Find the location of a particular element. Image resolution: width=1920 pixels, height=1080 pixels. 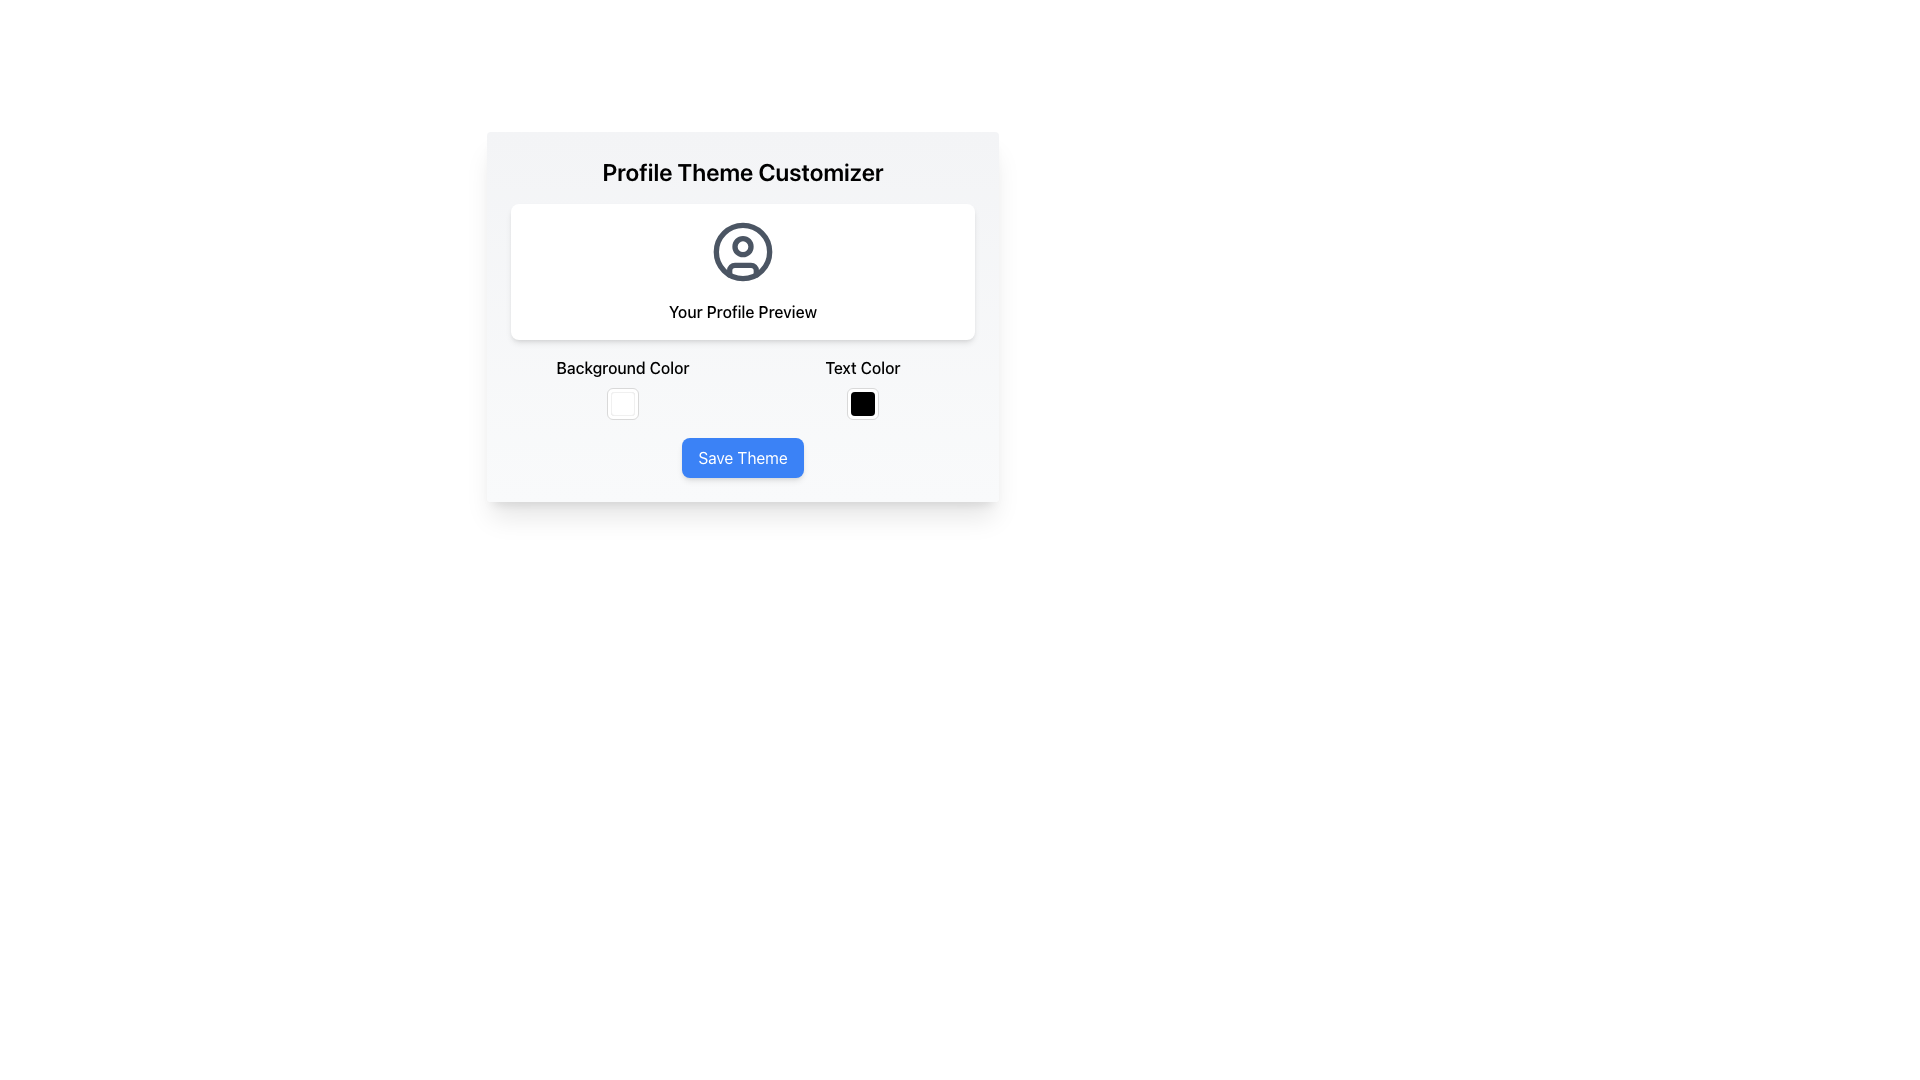

the circular user silhouette icon with a gray outline located in the 'Your Profile Preview' section, above the 'Your Profile Preview' text is located at coordinates (742, 250).